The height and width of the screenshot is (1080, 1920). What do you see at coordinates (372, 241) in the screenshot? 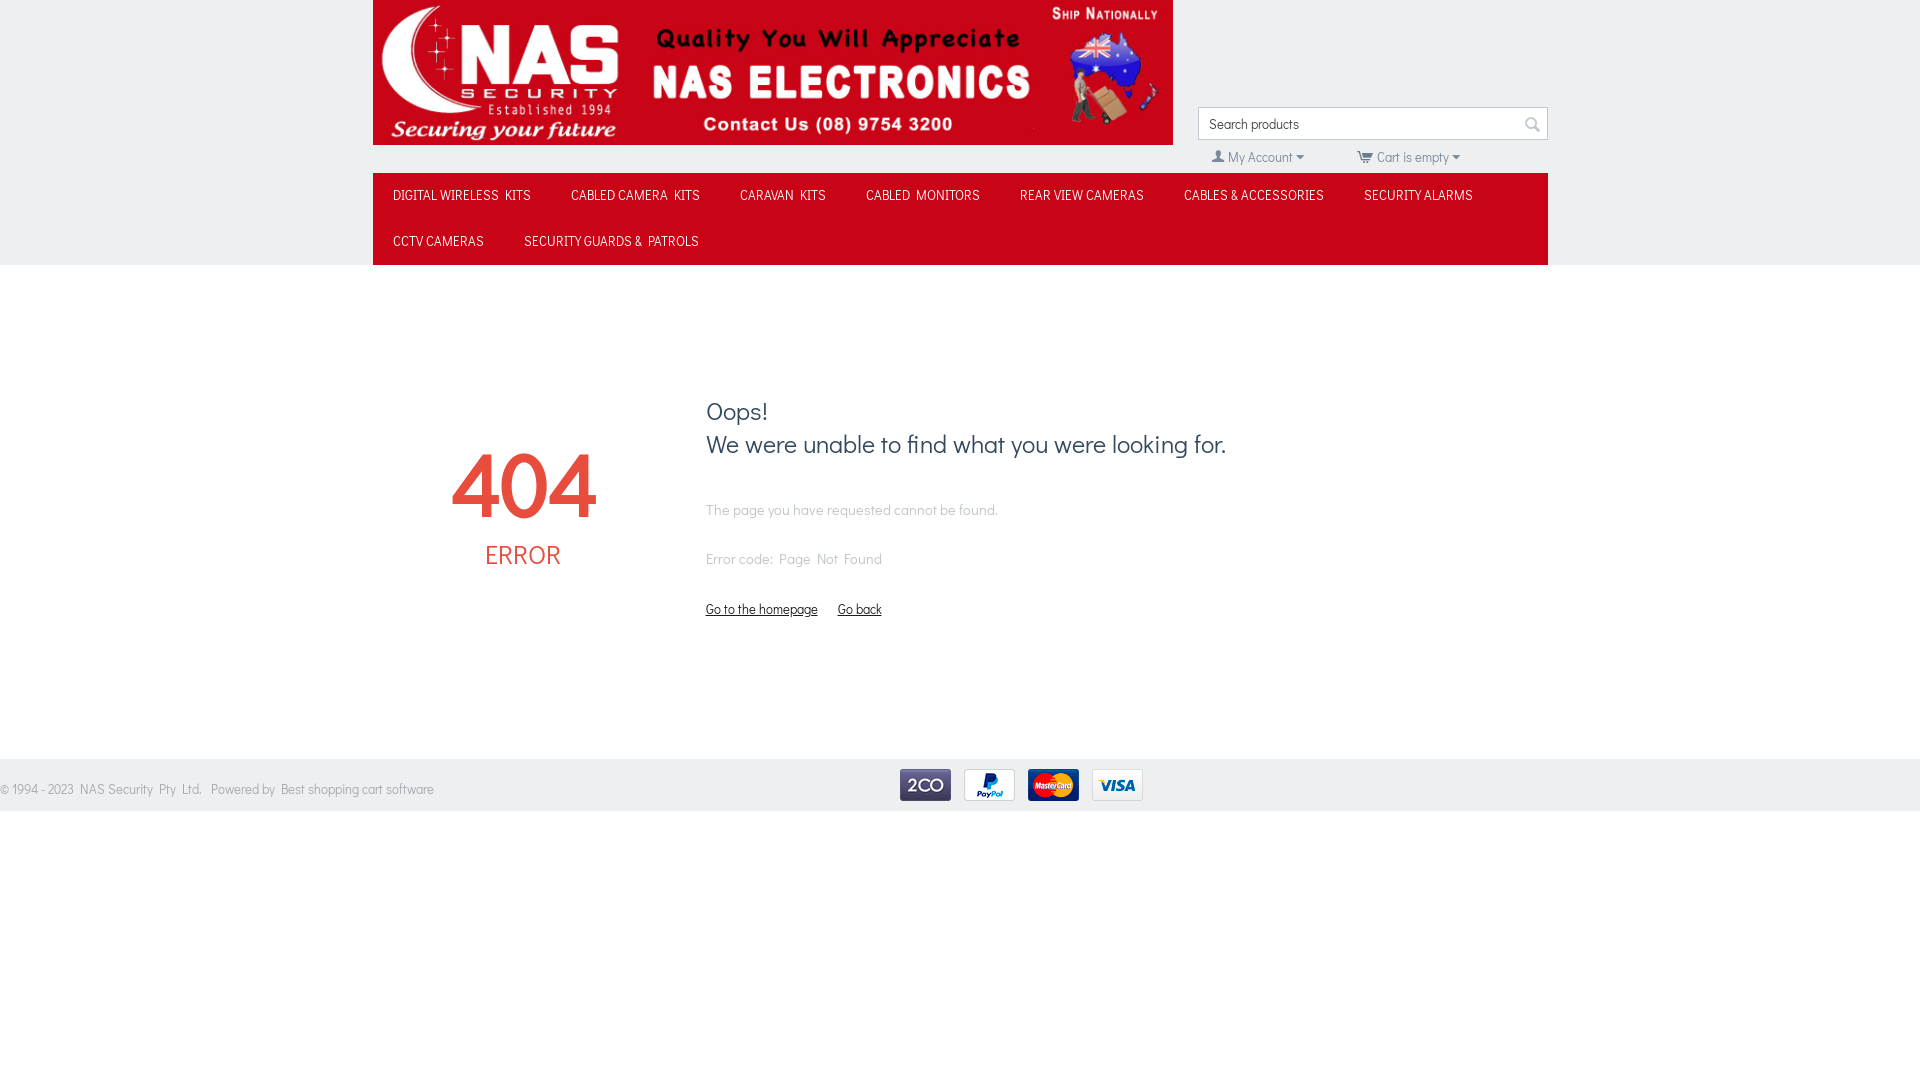
I see `'CCTV CAMERAS'` at bounding box center [372, 241].